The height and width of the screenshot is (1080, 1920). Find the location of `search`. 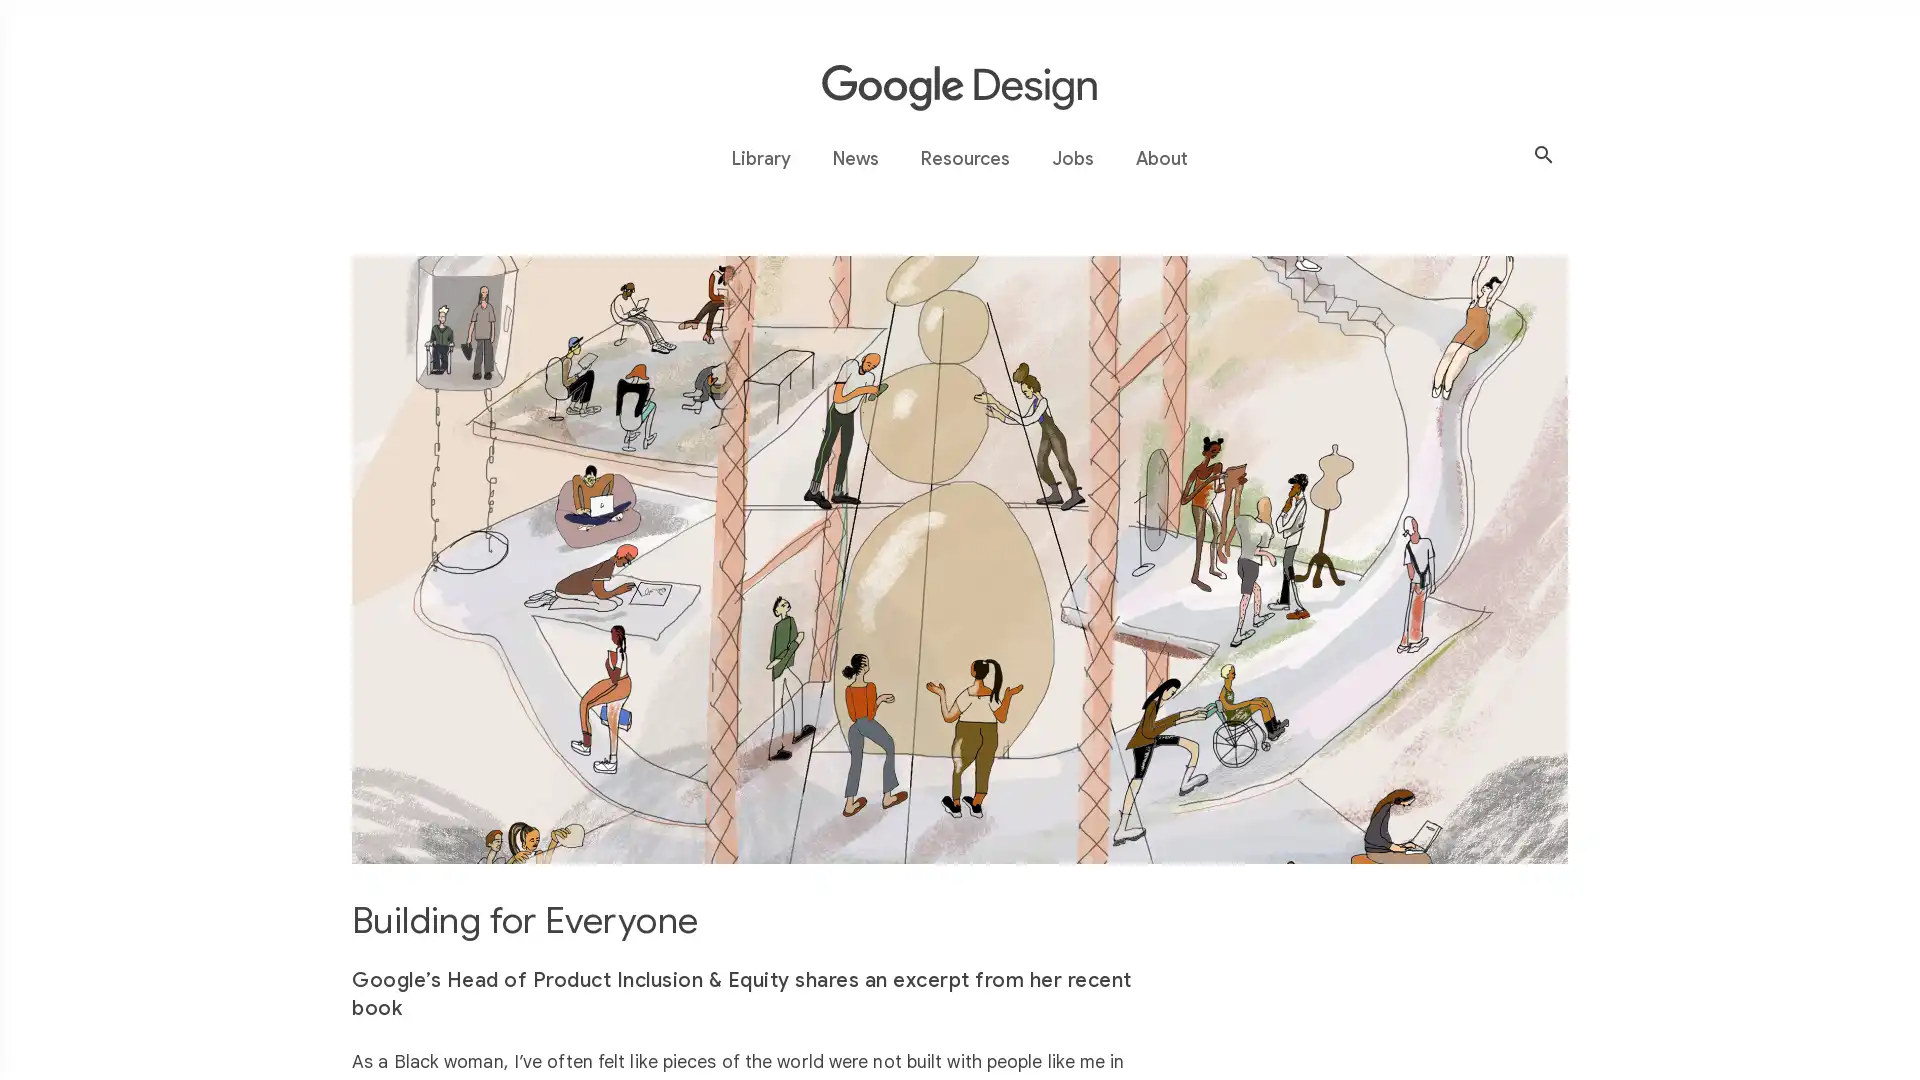

search is located at coordinates (672, 158).